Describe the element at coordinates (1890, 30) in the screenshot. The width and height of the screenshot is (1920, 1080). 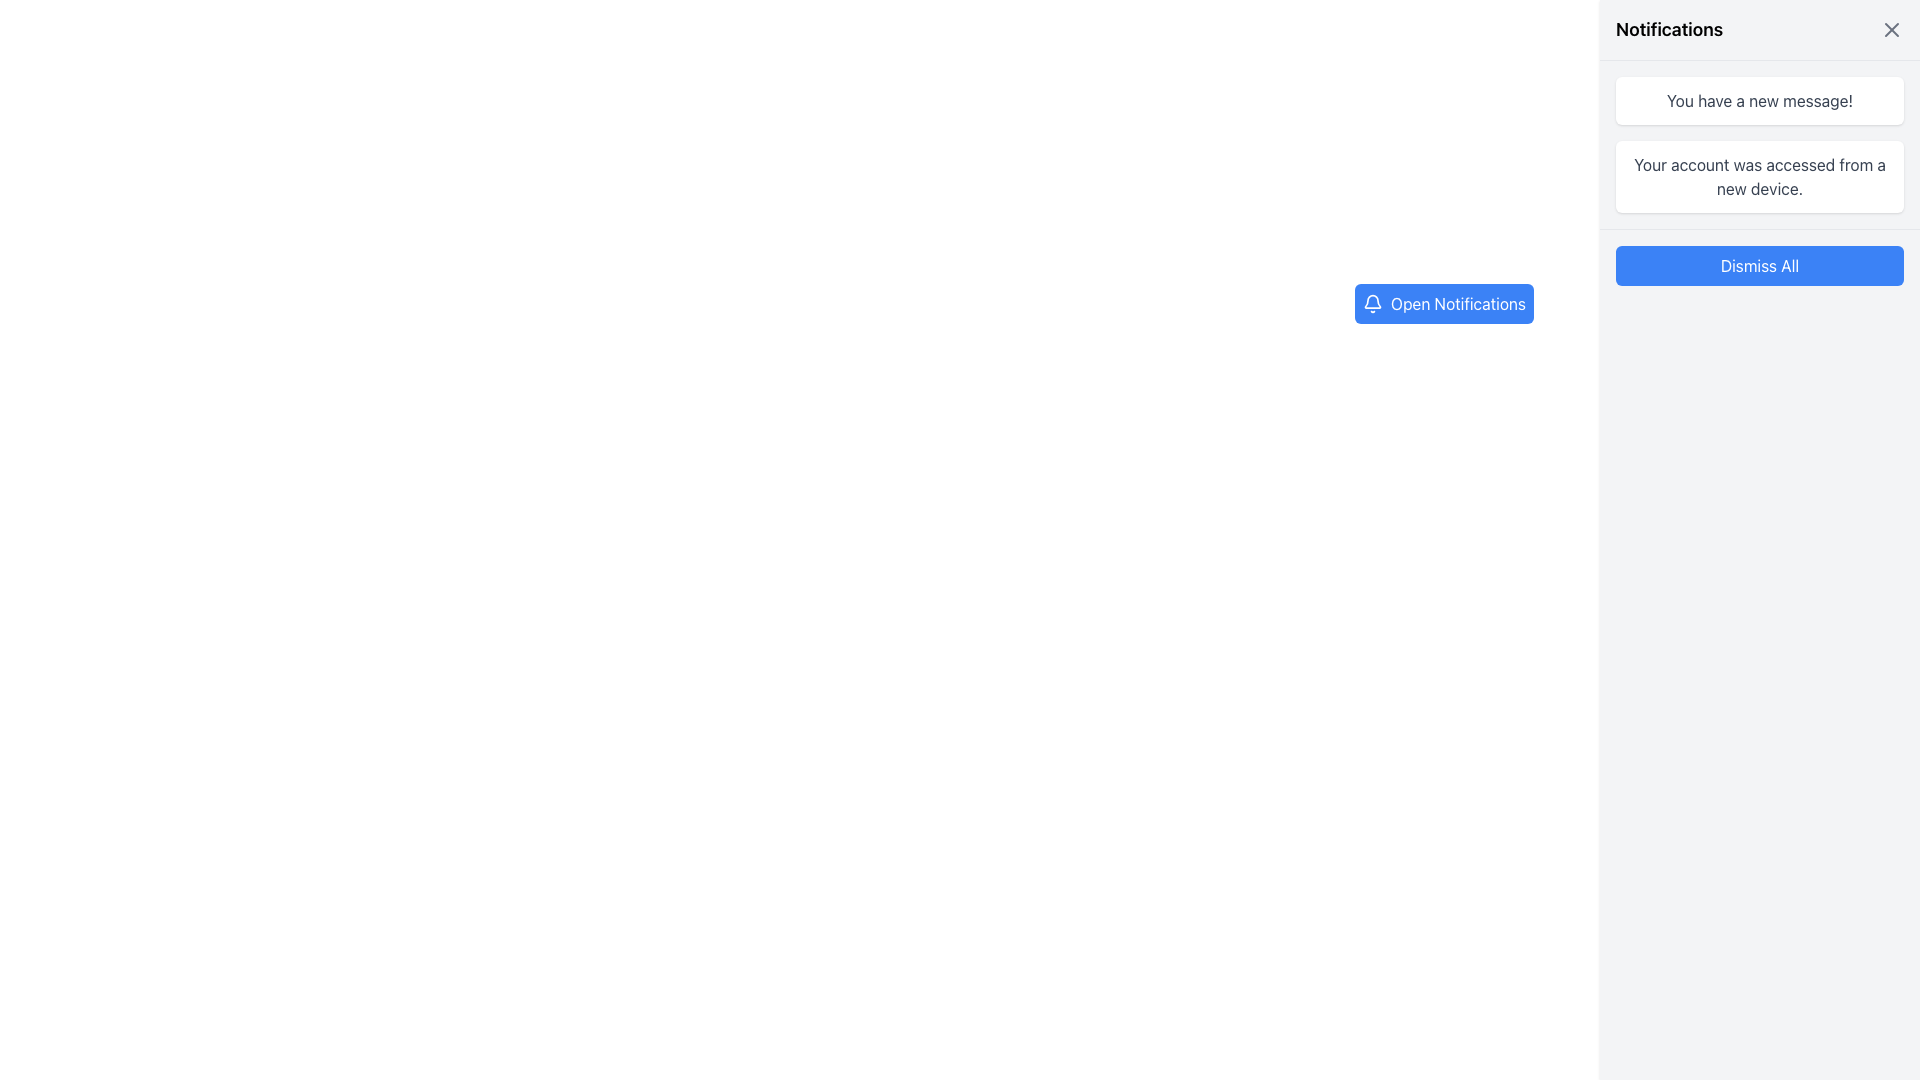
I see `the small close button represented by an 'X' icon located in the top-right corner of the 'Notifications' header` at that location.